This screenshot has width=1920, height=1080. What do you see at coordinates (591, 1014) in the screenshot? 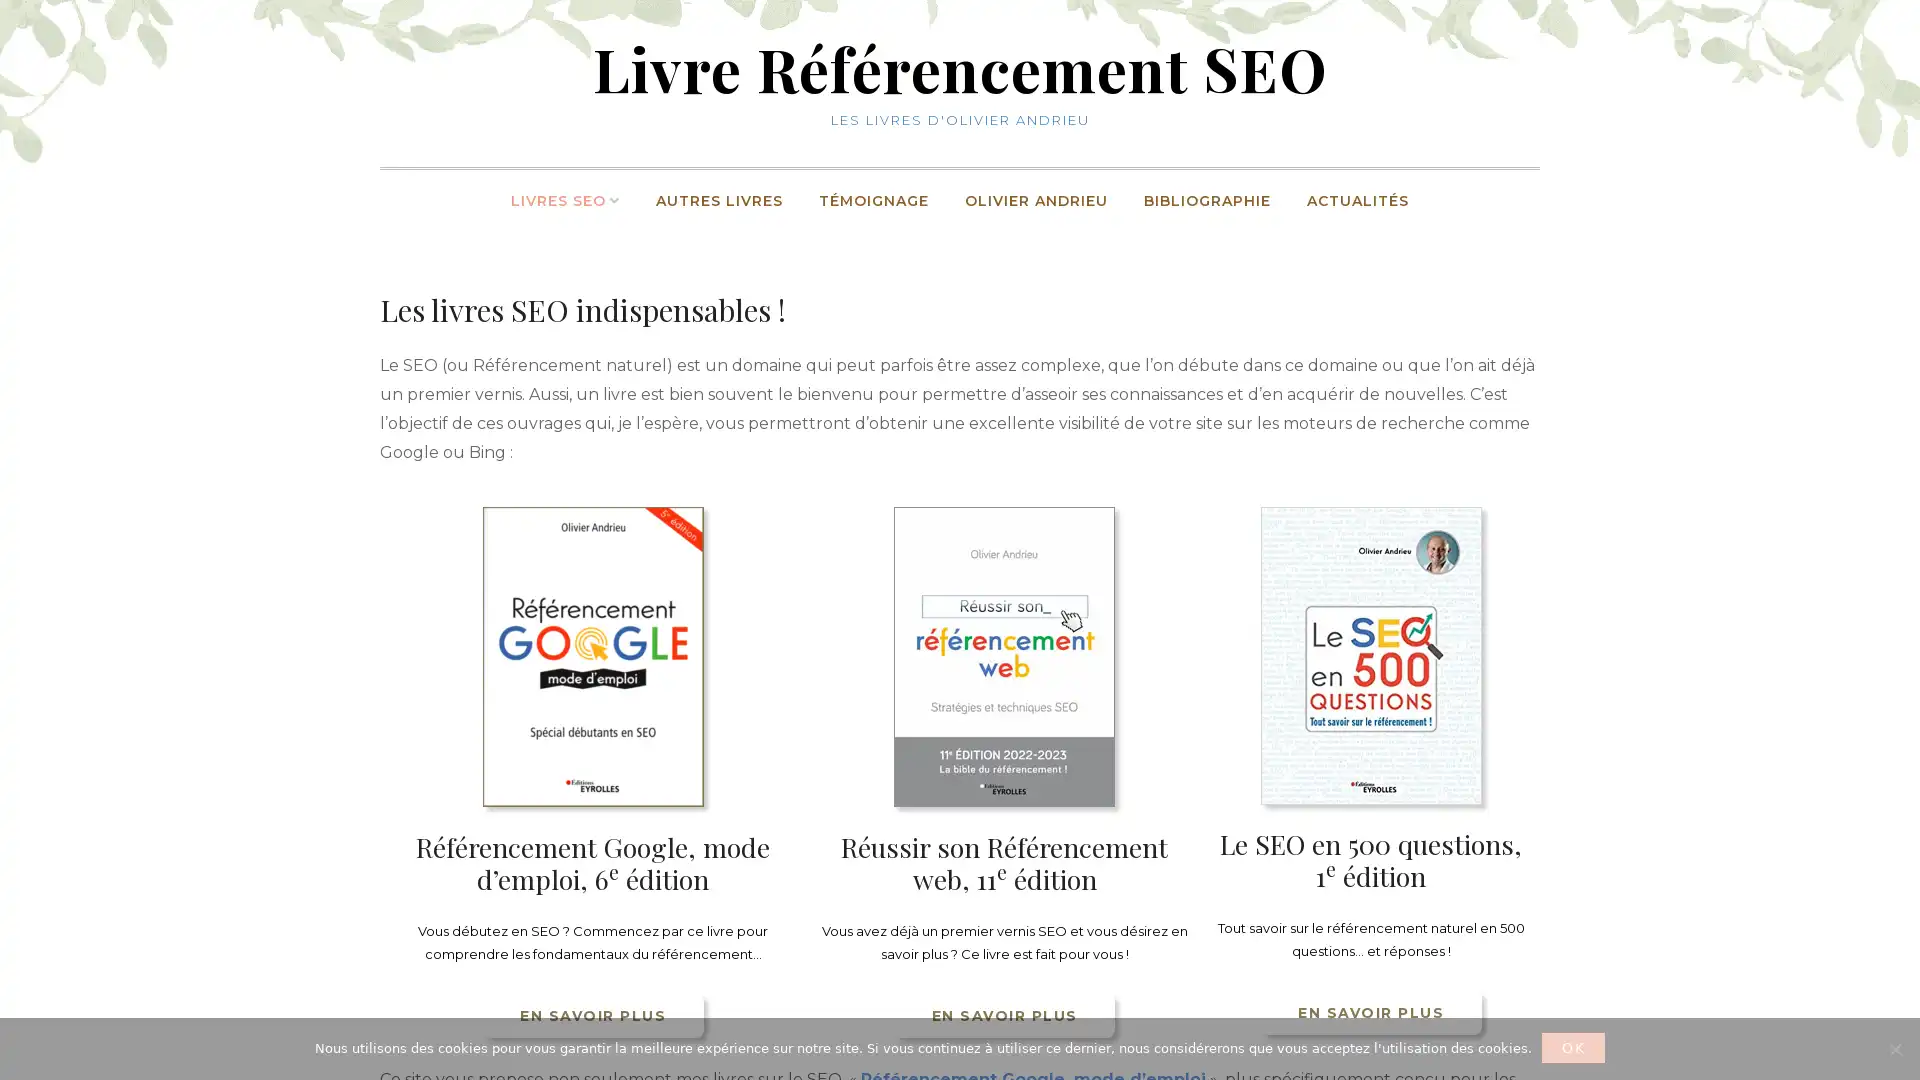
I see `EN SAVOIR PLUS` at bounding box center [591, 1014].